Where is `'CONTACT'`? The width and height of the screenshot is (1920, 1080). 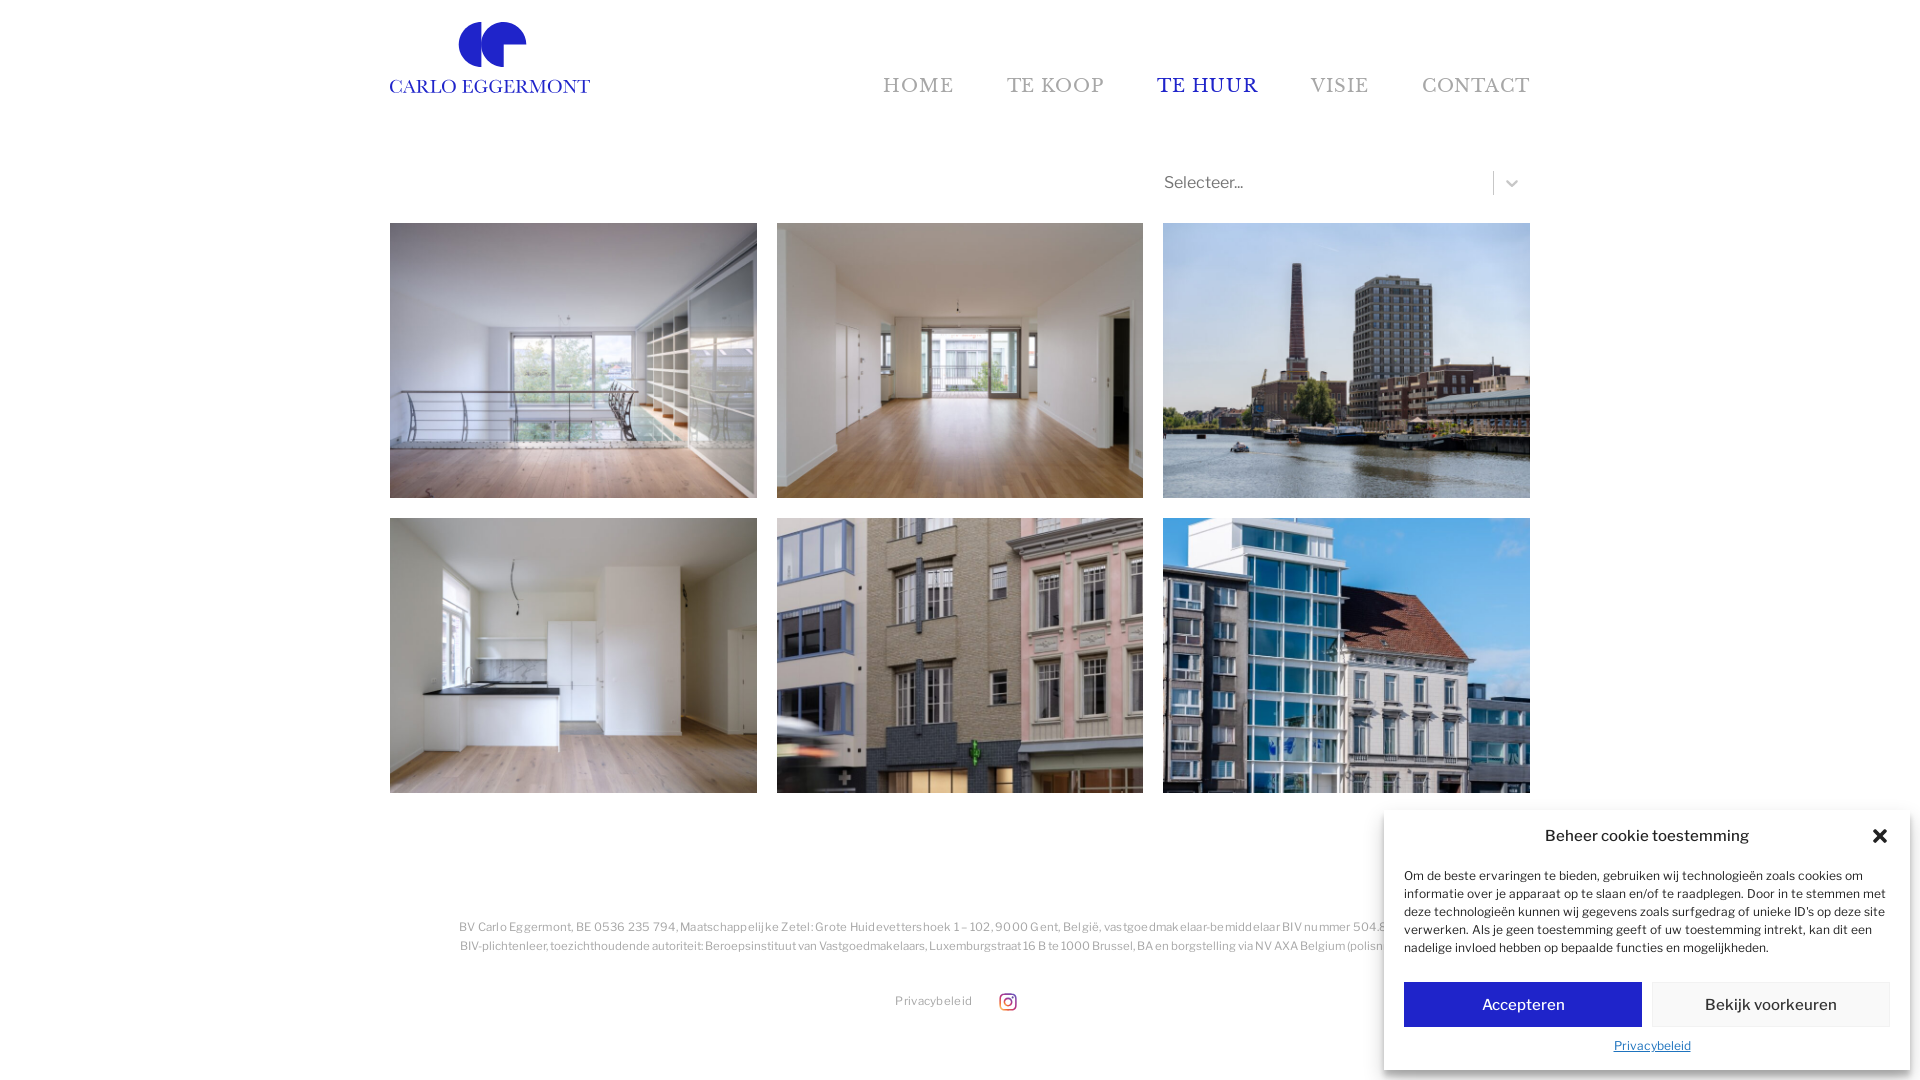 'CONTACT' is located at coordinates (1476, 84).